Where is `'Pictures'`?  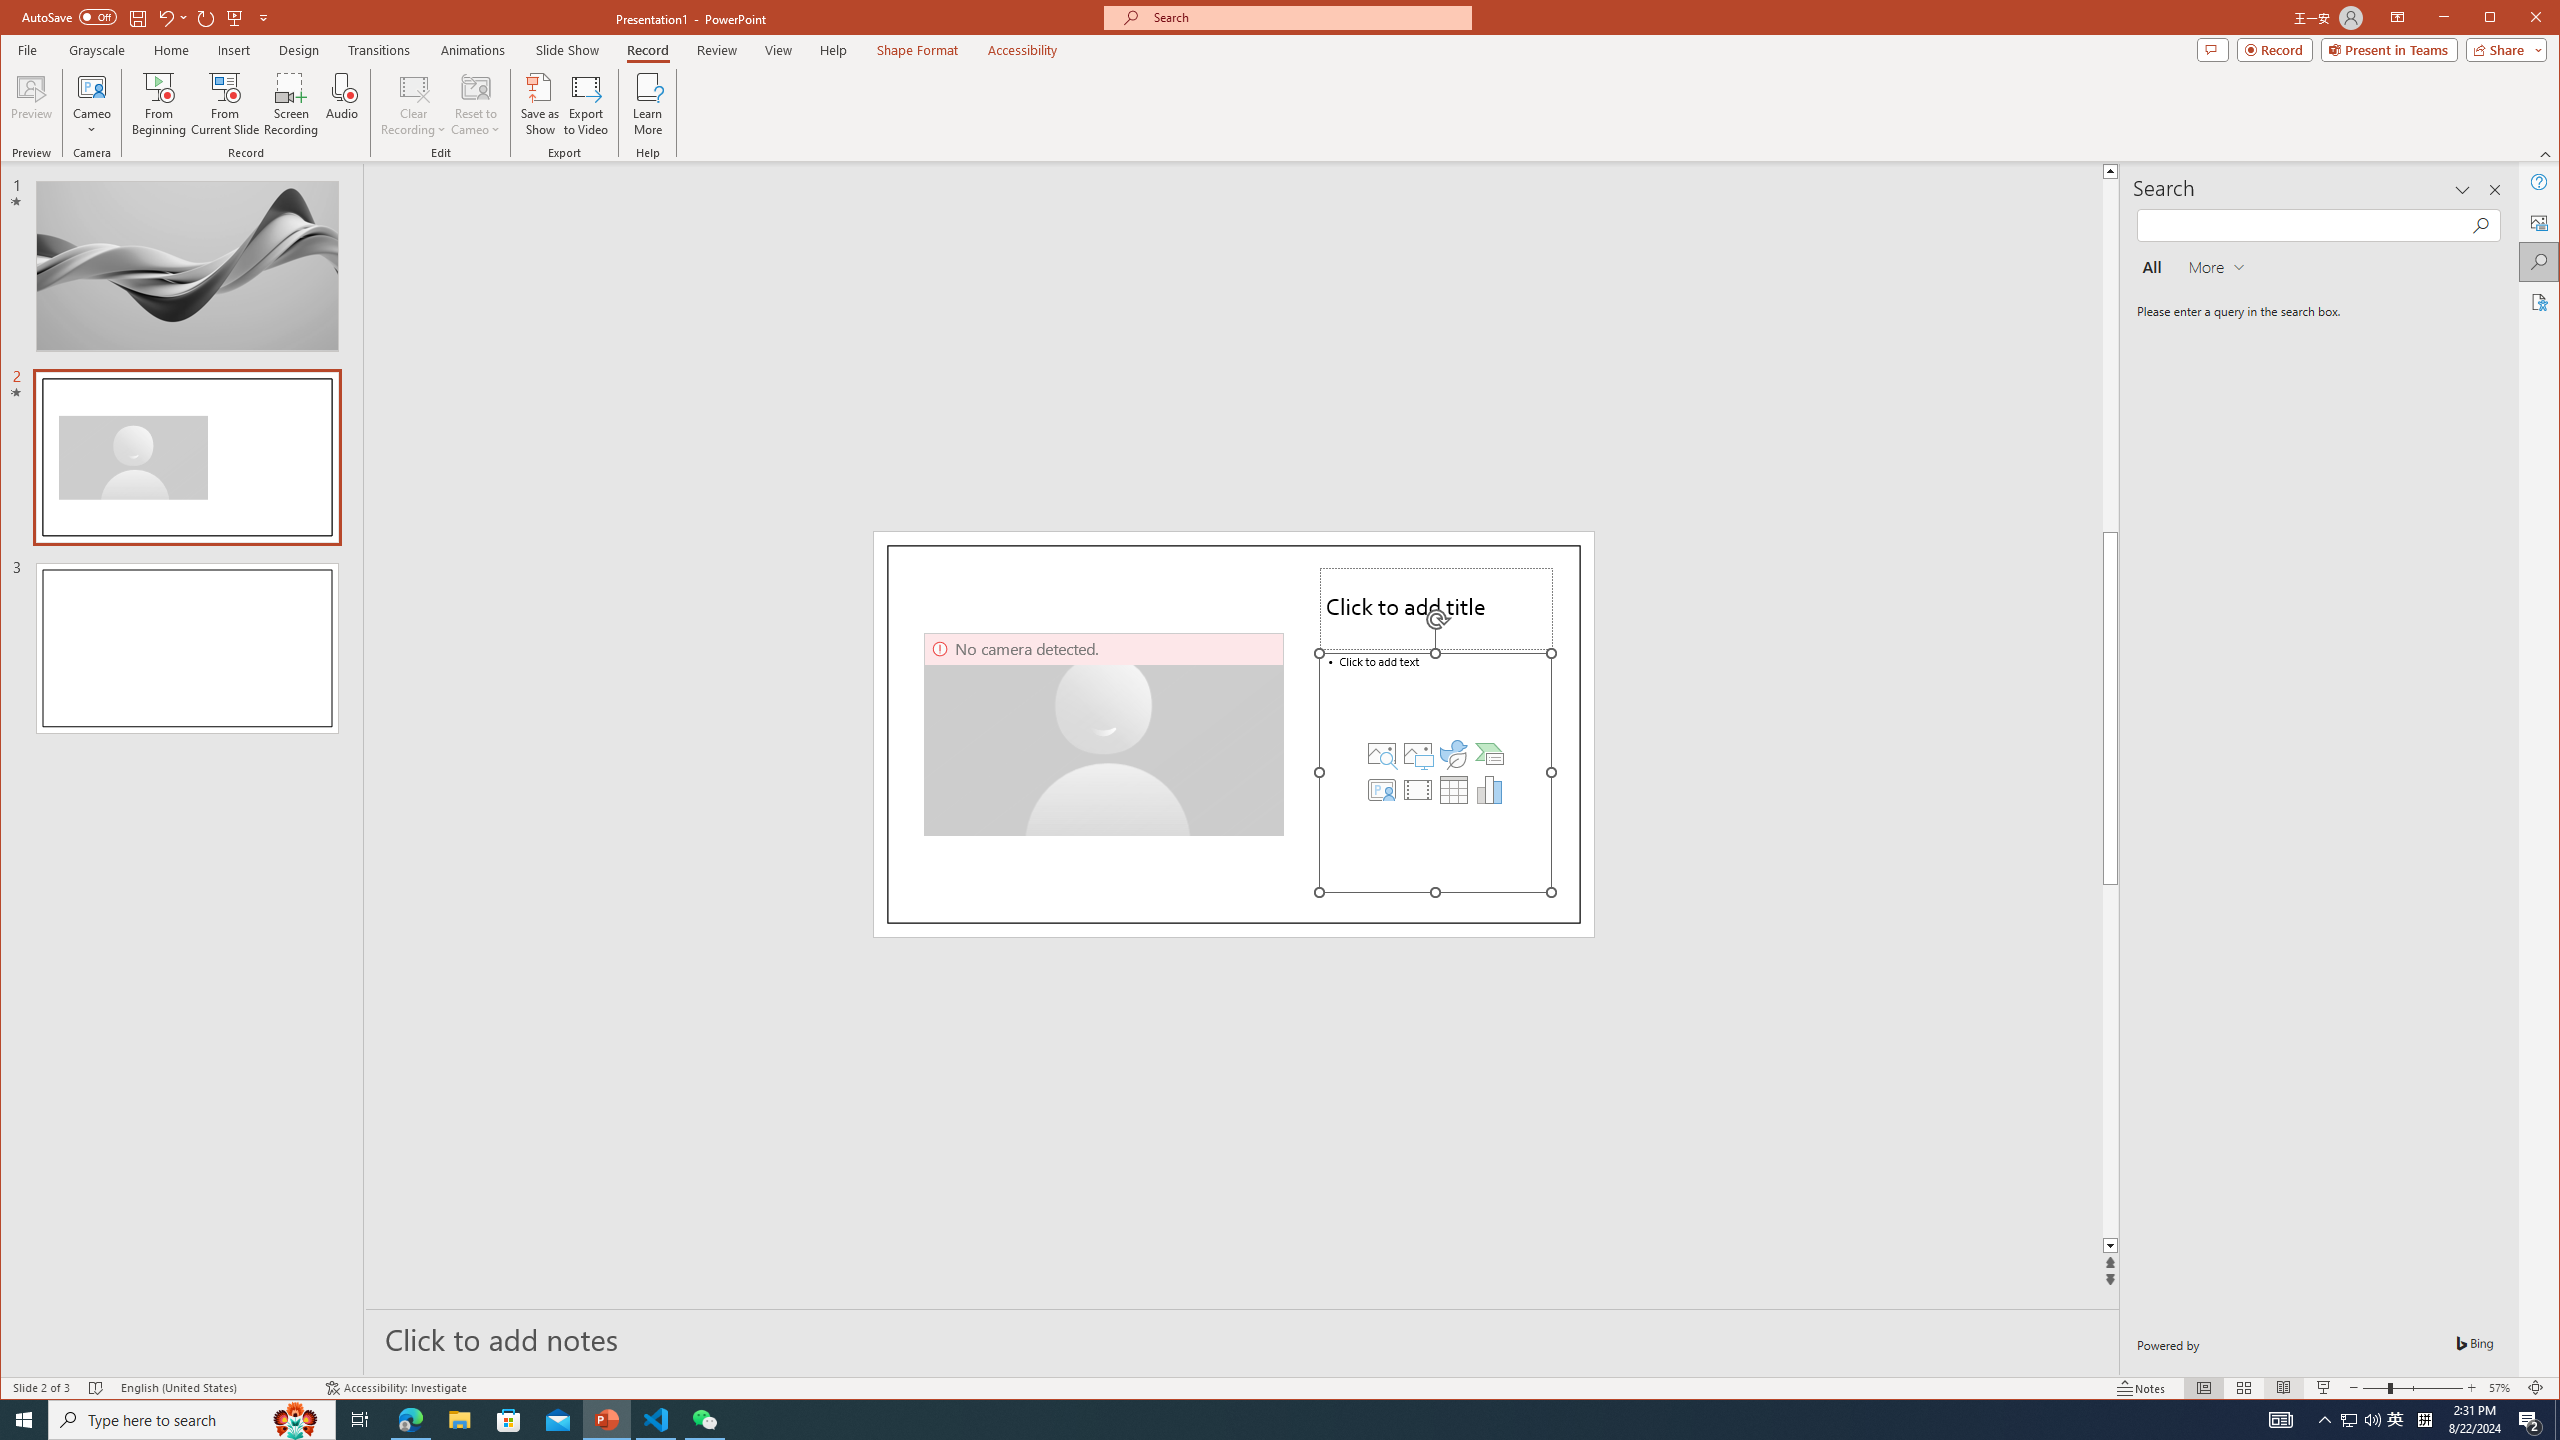
'Pictures' is located at coordinates (1418, 752).